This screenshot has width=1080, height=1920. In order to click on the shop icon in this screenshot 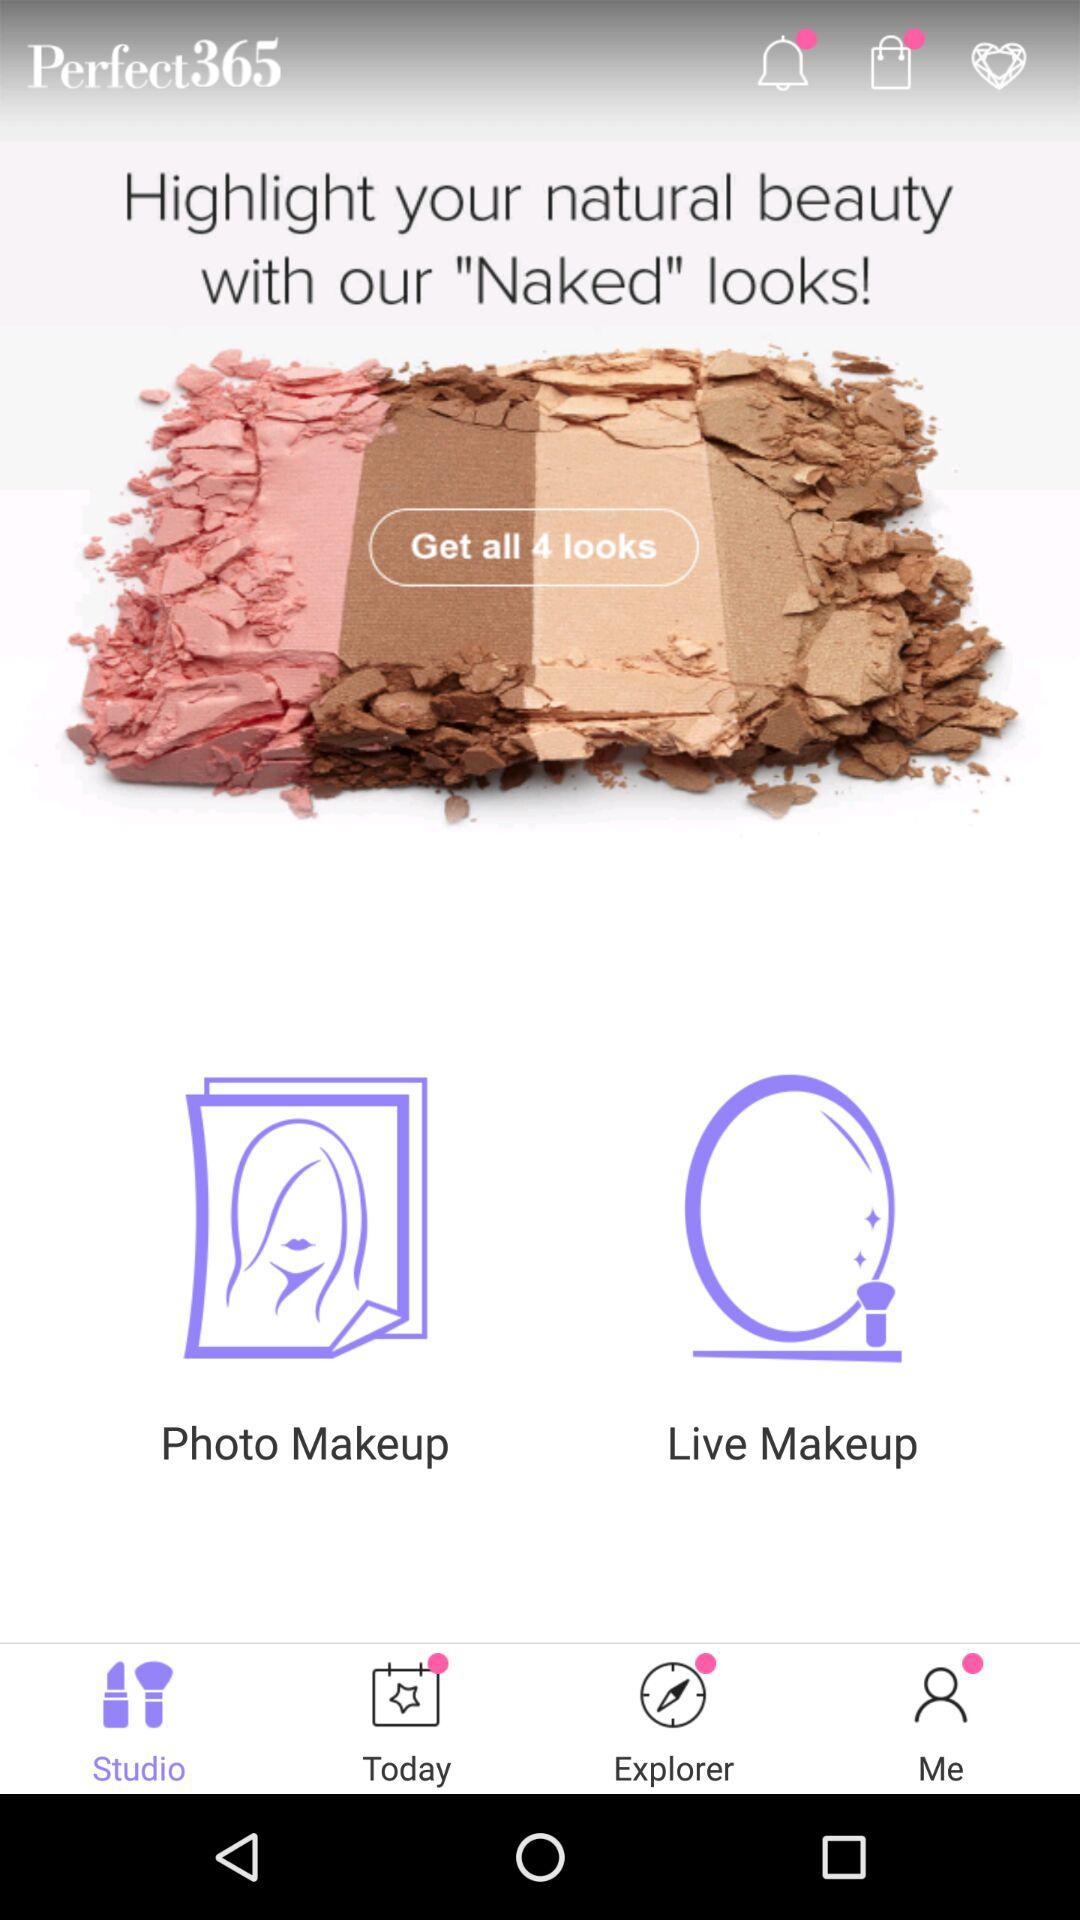, I will do `click(889, 67)`.